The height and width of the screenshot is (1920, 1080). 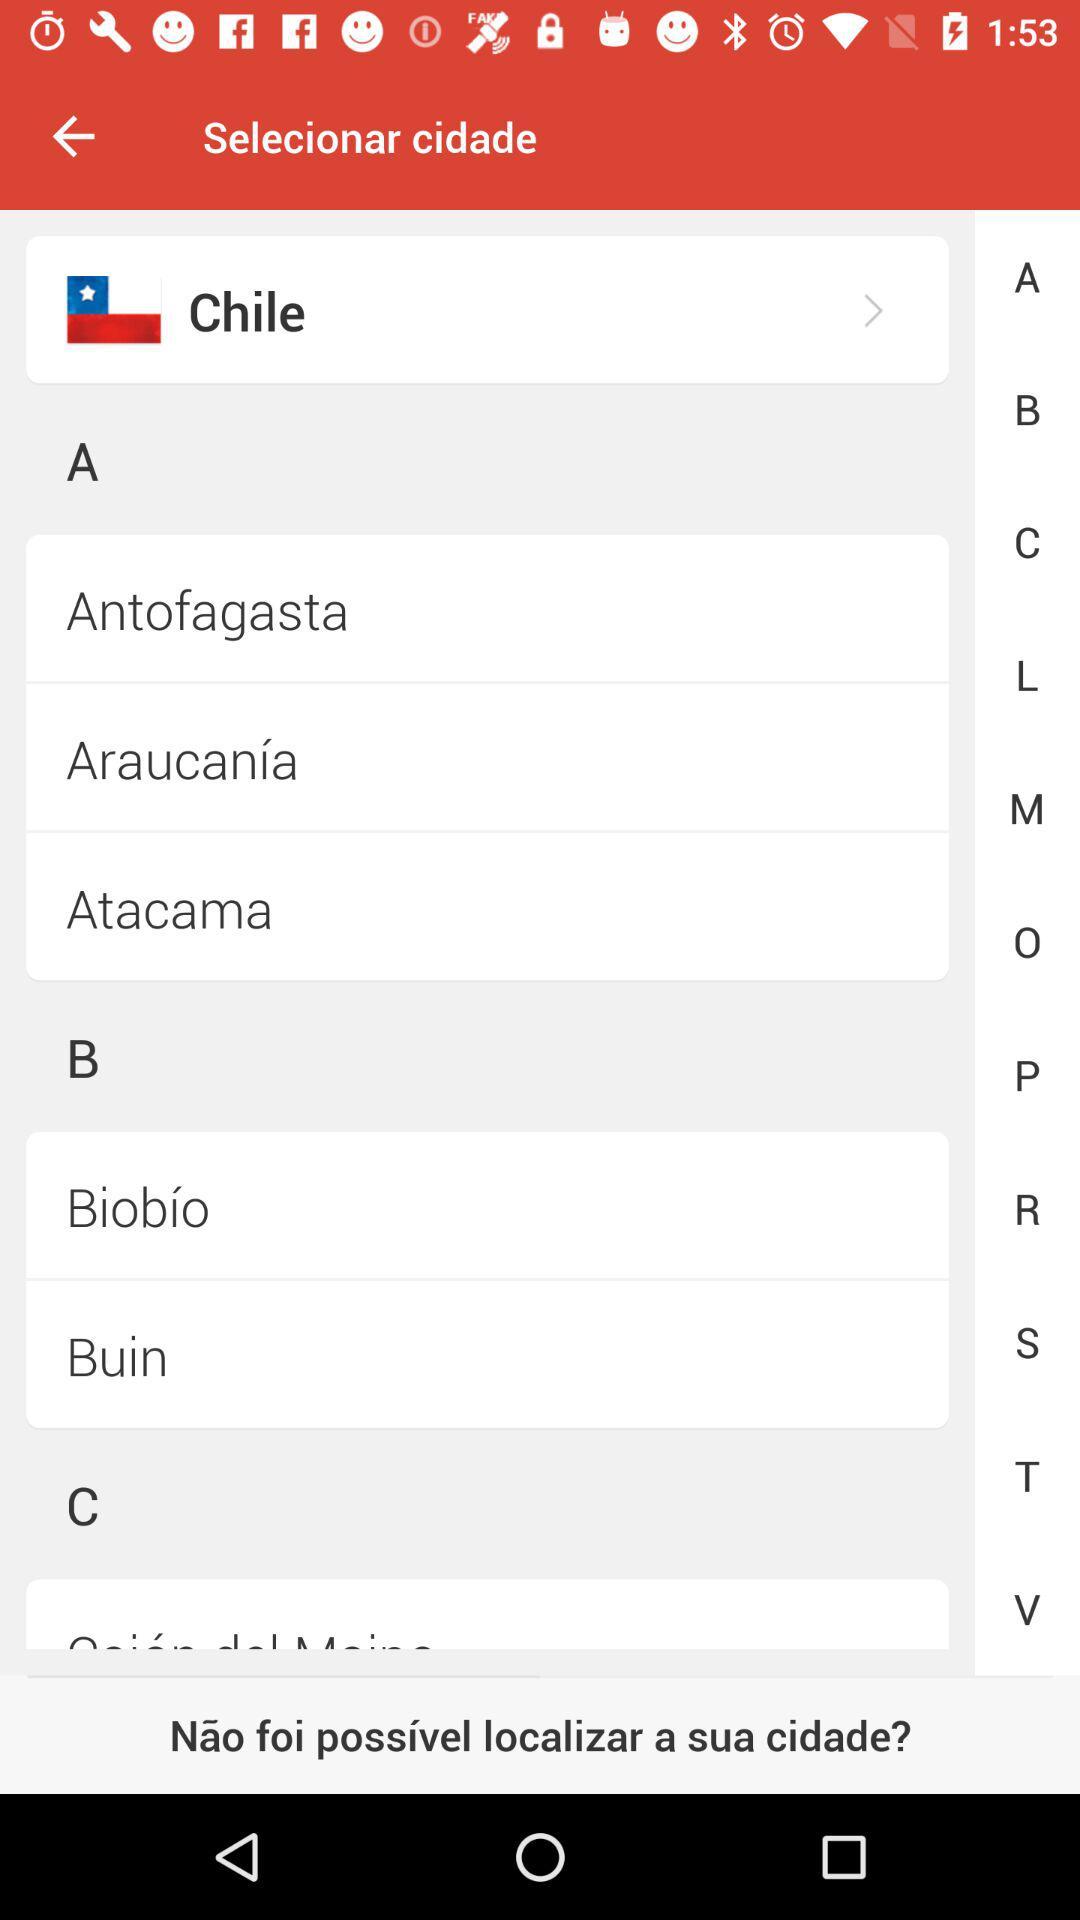 I want to click on the icon to the left of selecionar cidade icon, so click(x=72, y=135).